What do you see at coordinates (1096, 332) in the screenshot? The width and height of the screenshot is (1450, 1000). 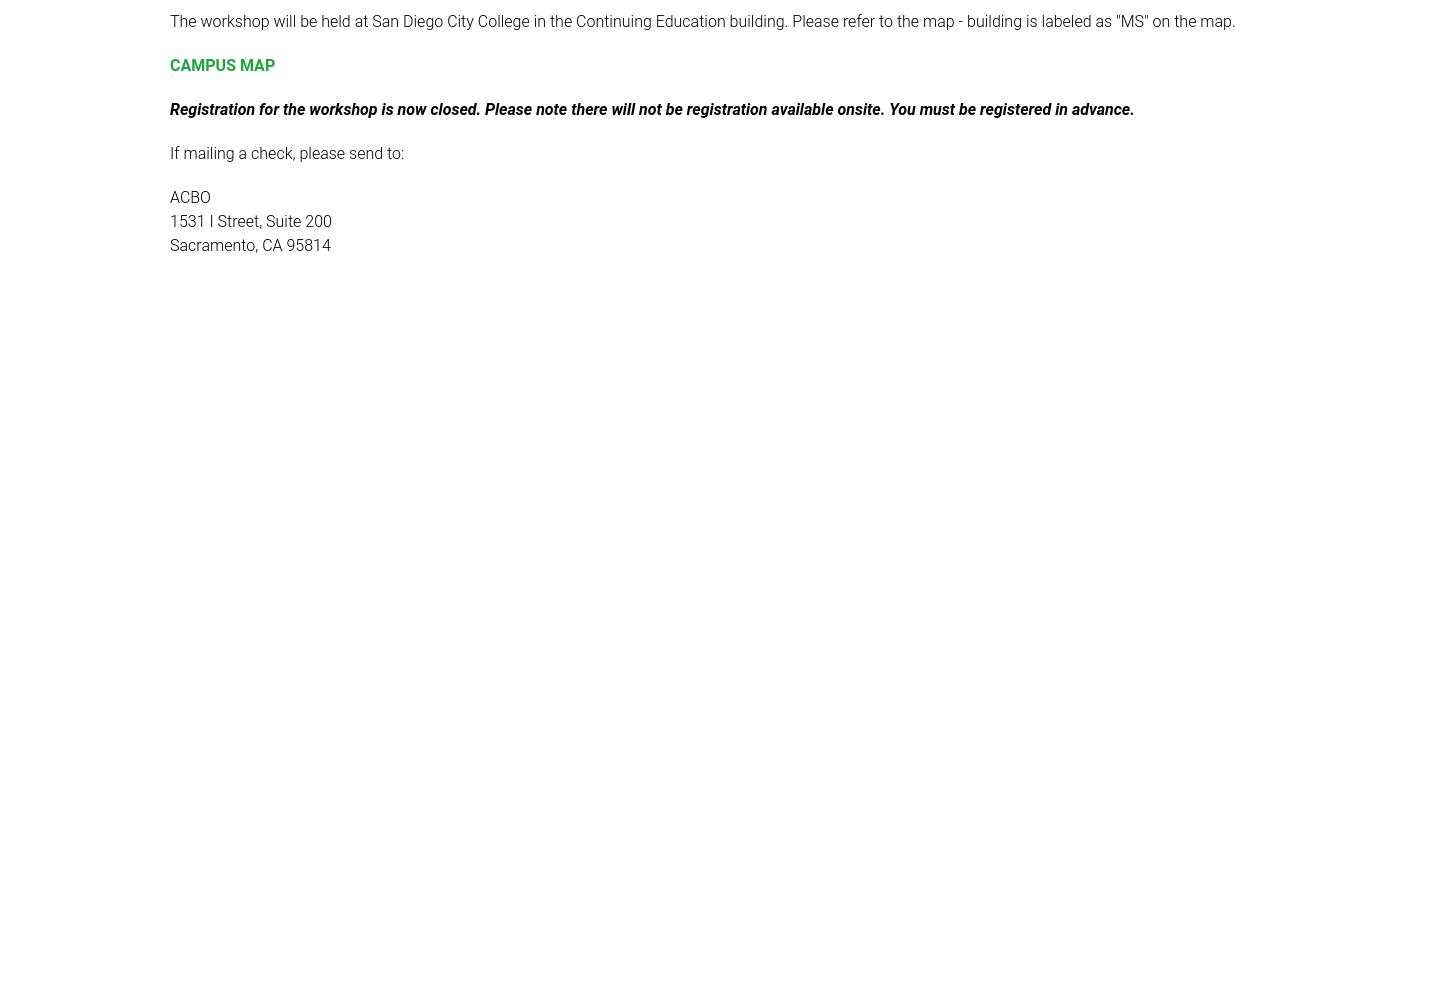 I see `'2023 Association of Chief Business Officials - ACBO'` at bounding box center [1096, 332].